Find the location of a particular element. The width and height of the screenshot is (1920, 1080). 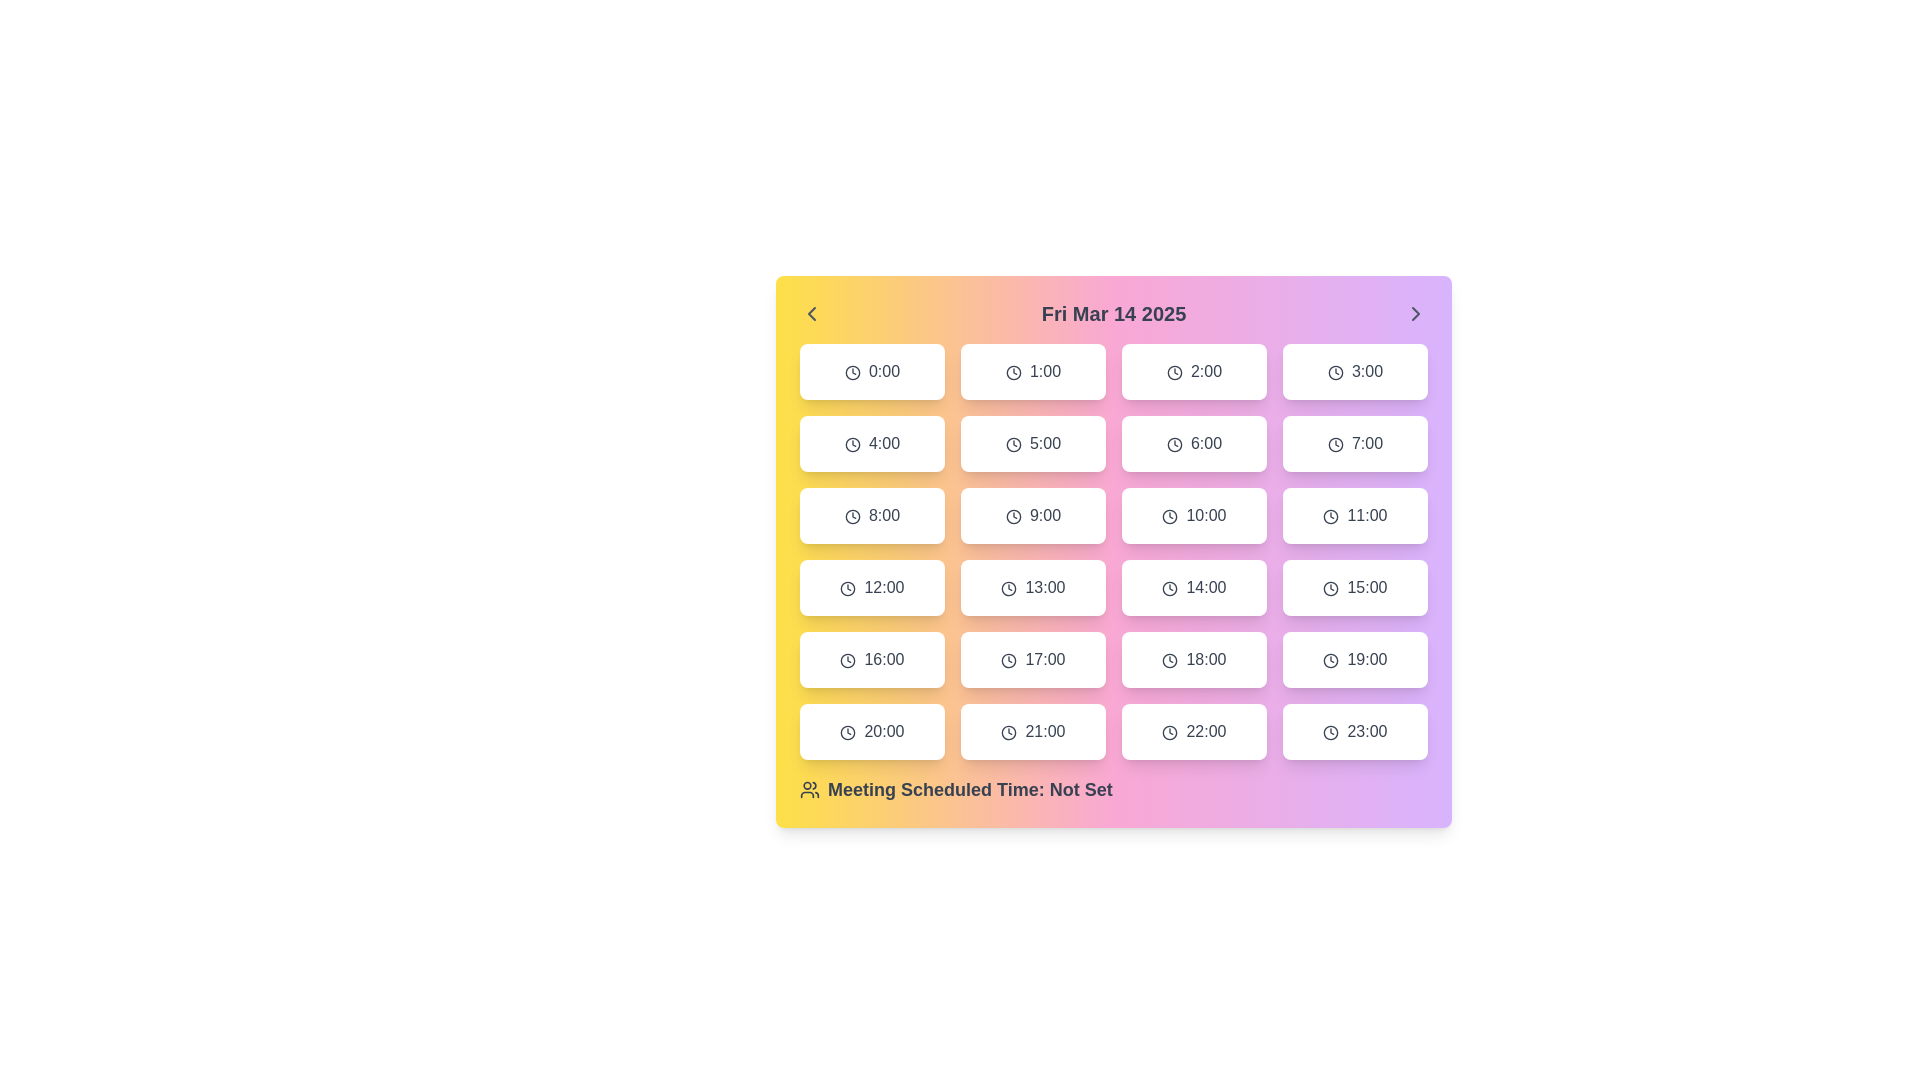

the clock icon inside the button labeled '9:00' is located at coordinates (1013, 515).